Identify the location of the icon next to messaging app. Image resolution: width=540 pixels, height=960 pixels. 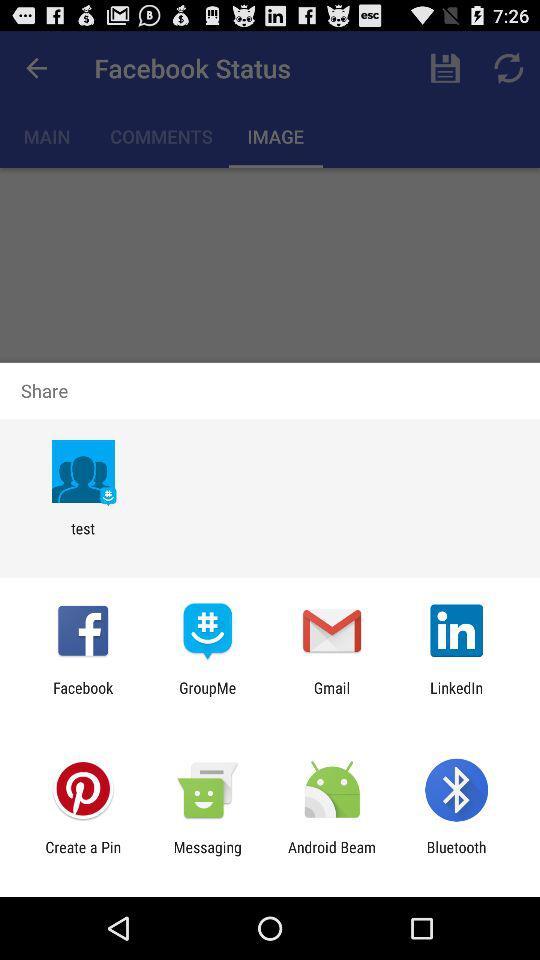
(332, 855).